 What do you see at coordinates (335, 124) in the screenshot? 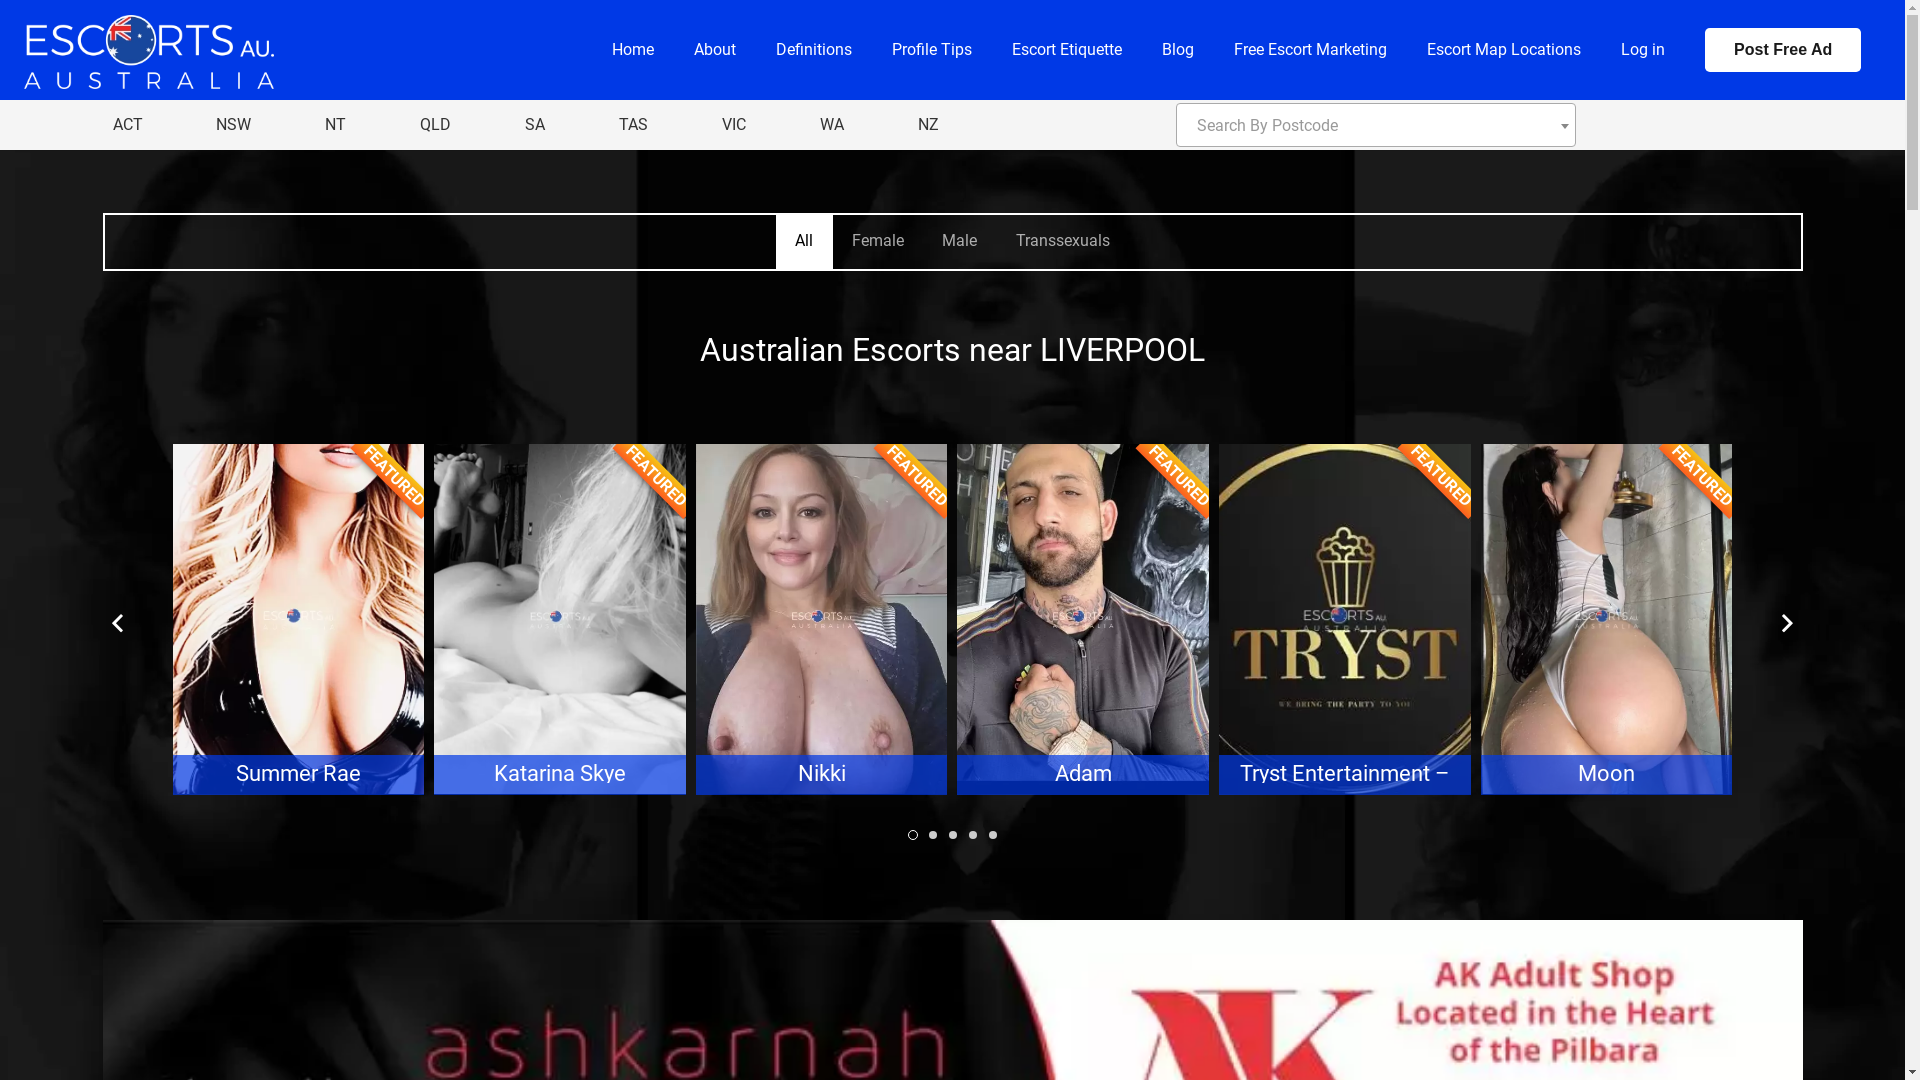
I see `'NT'` at bounding box center [335, 124].